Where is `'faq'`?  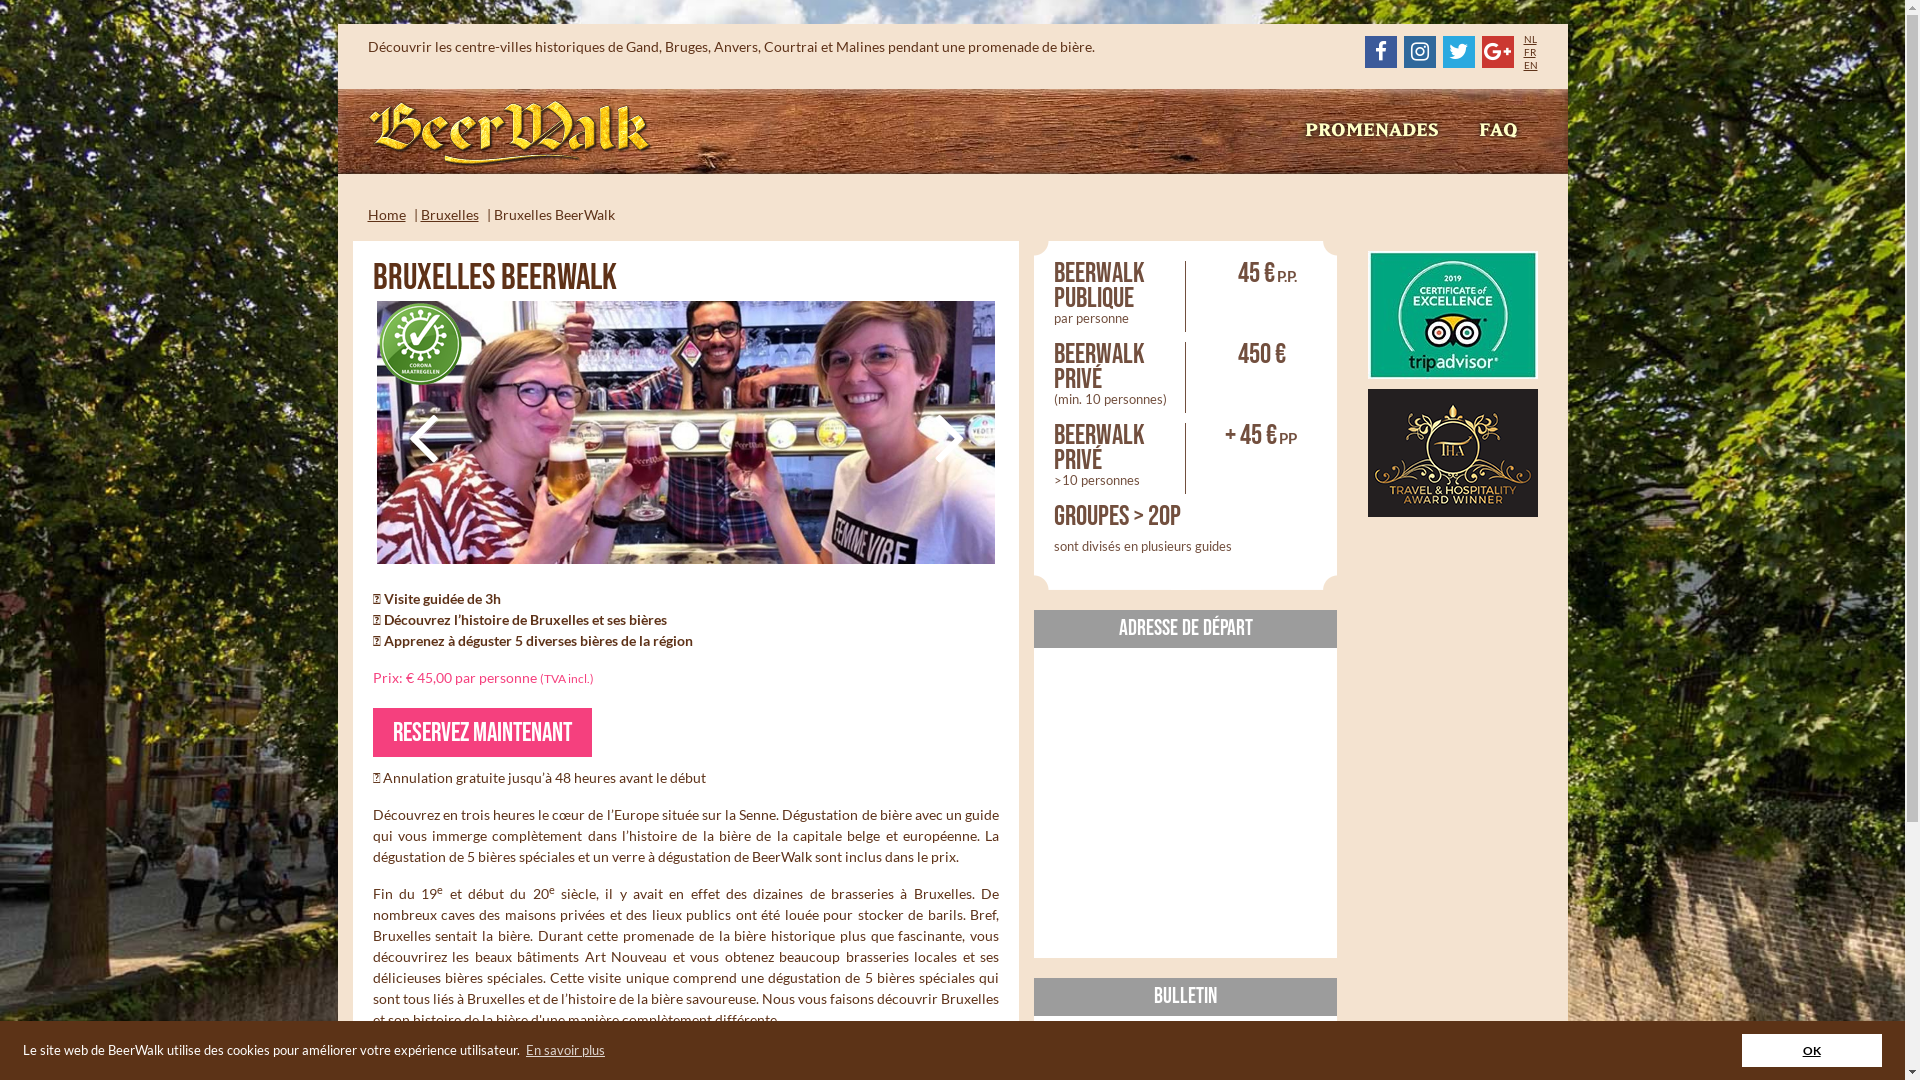 'faq' is located at coordinates (1497, 131).